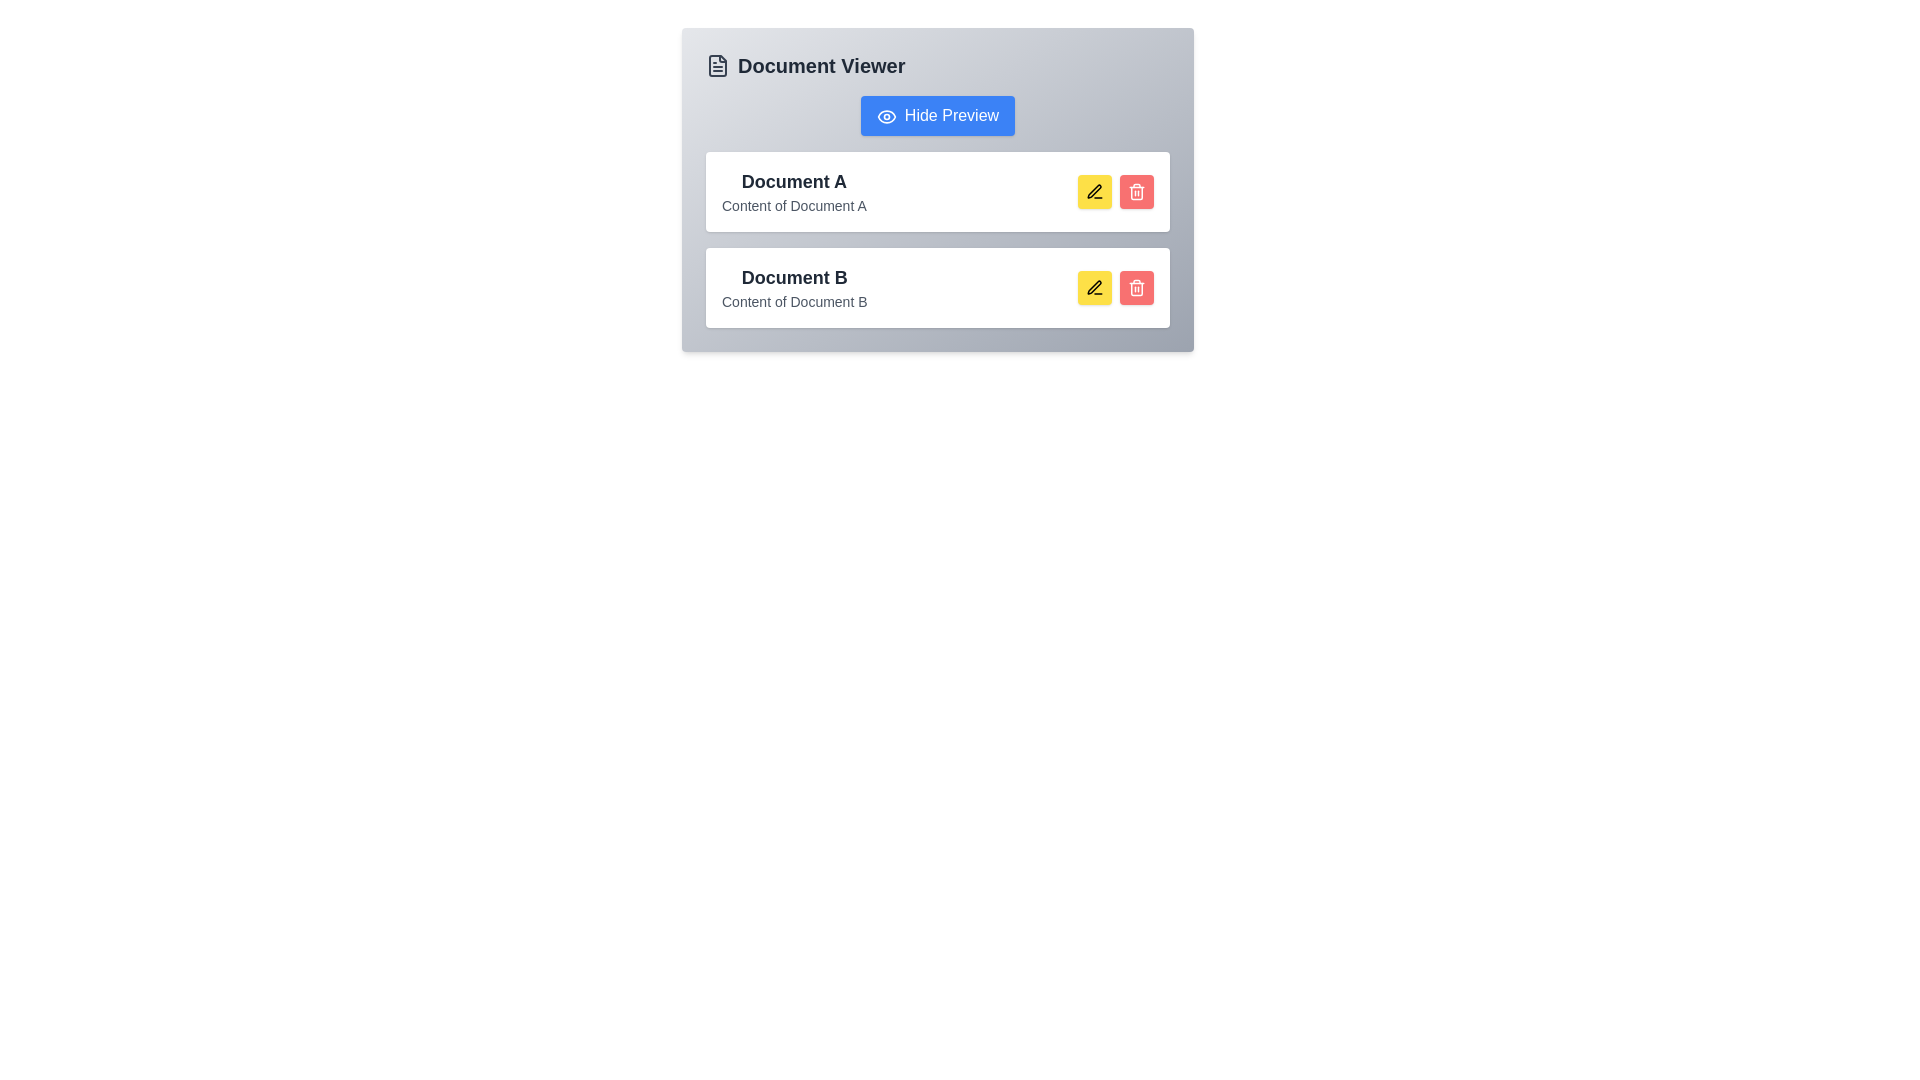  Describe the element at coordinates (718, 64) in the screenshot. I see `the document icon located at the top-left corner of the 'Document Viewer' section, preceding the text 'Document Viewer'` at that location.